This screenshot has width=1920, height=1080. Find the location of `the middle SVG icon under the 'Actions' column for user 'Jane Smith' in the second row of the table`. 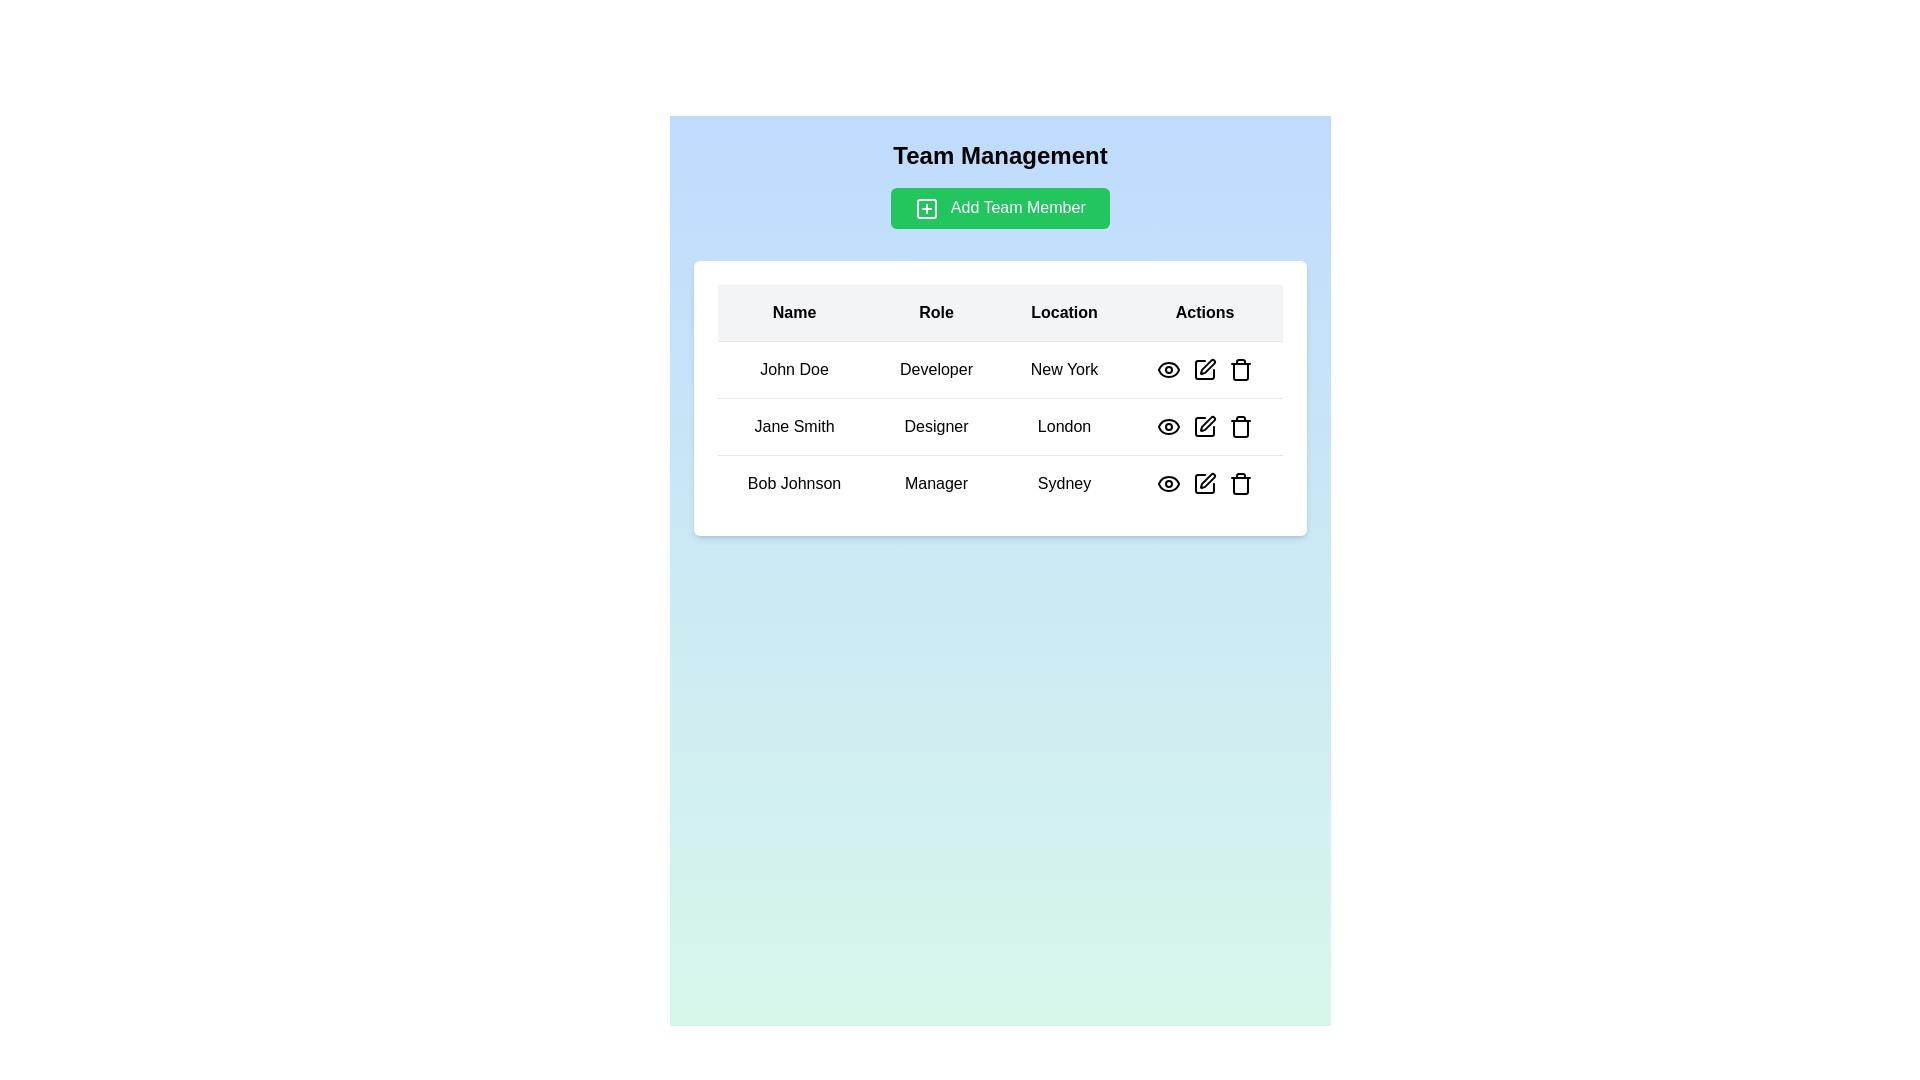

the middle SVG icon under the 'Actions' column for user 'Jane Smith' in the second row of the table is located at coordinates (1203, 425).